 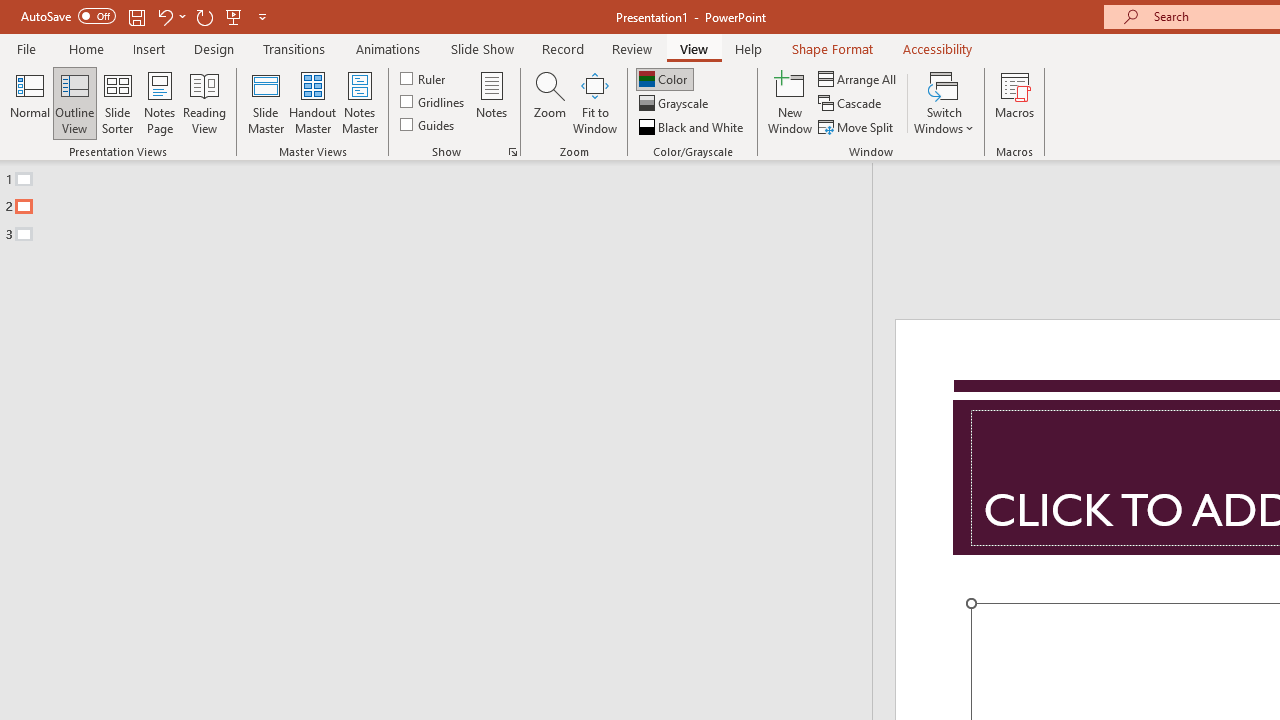 What do you see at coordinates (74, 103) in the screenshot?
I see `'Outline View'` at bounding box center [74, 103].